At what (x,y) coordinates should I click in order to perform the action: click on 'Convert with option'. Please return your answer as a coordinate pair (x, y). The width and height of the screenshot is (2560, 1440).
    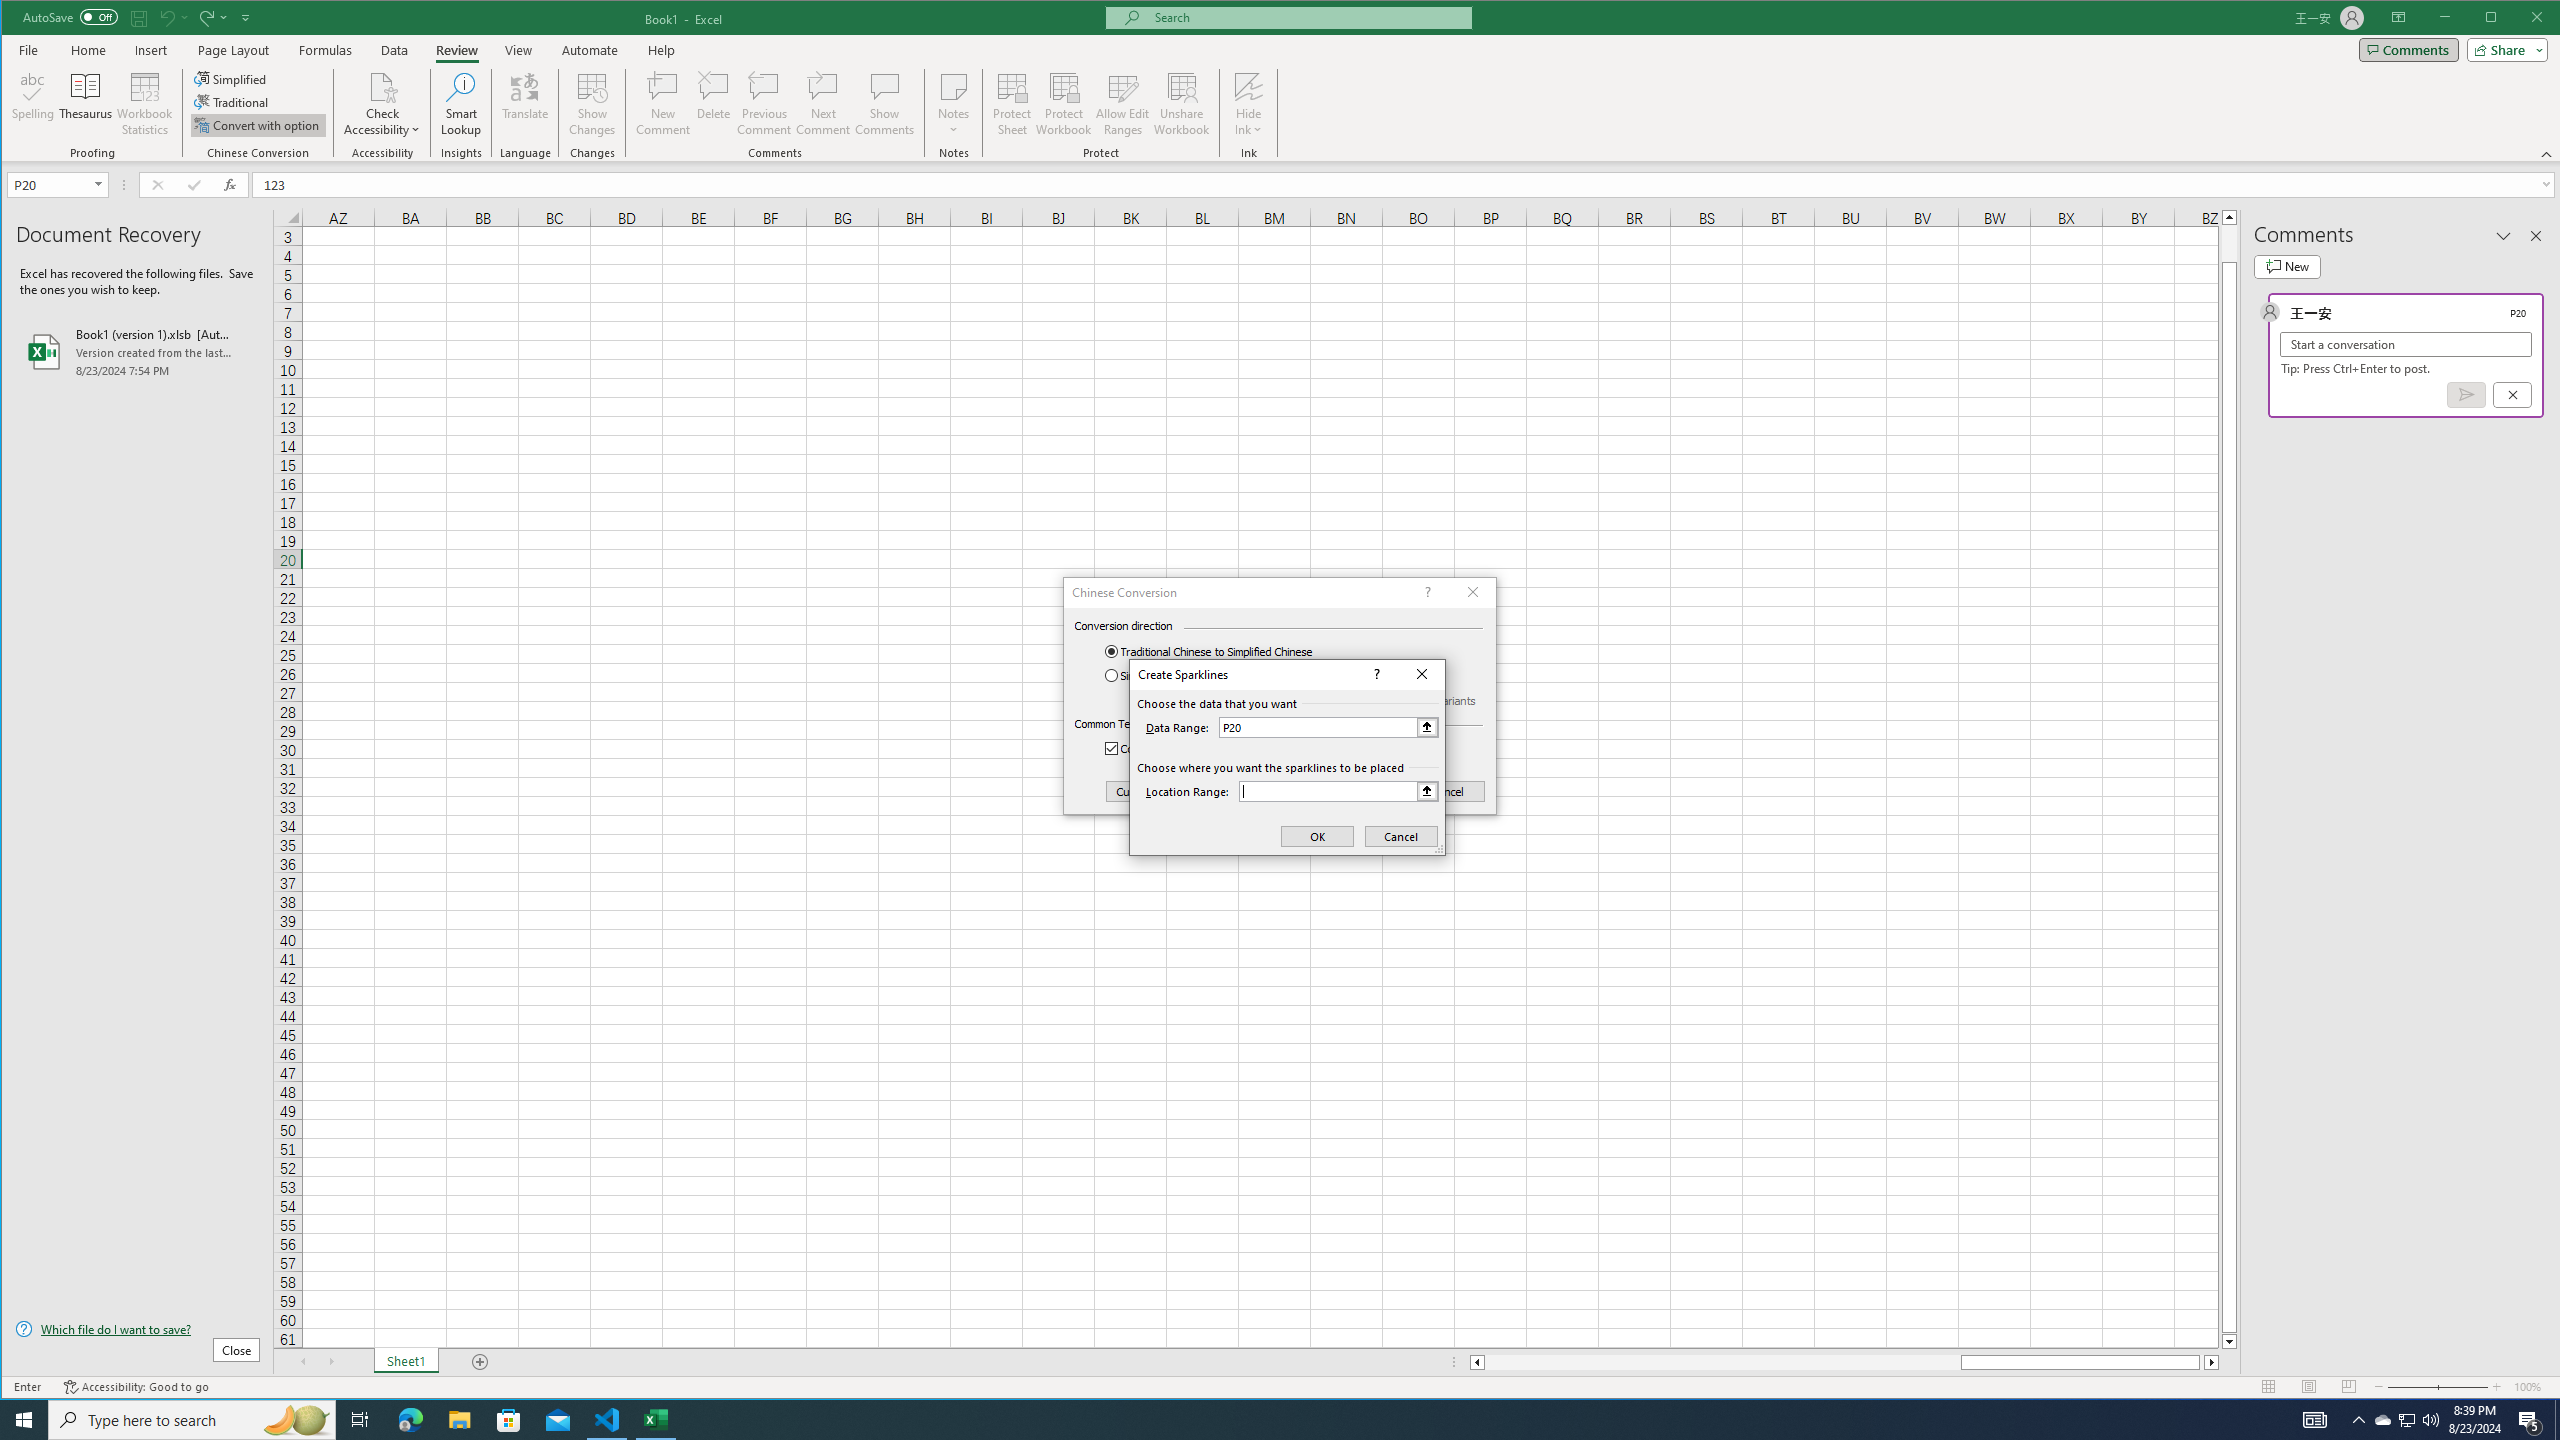
    Looking at the image, I should click on (257, 125).